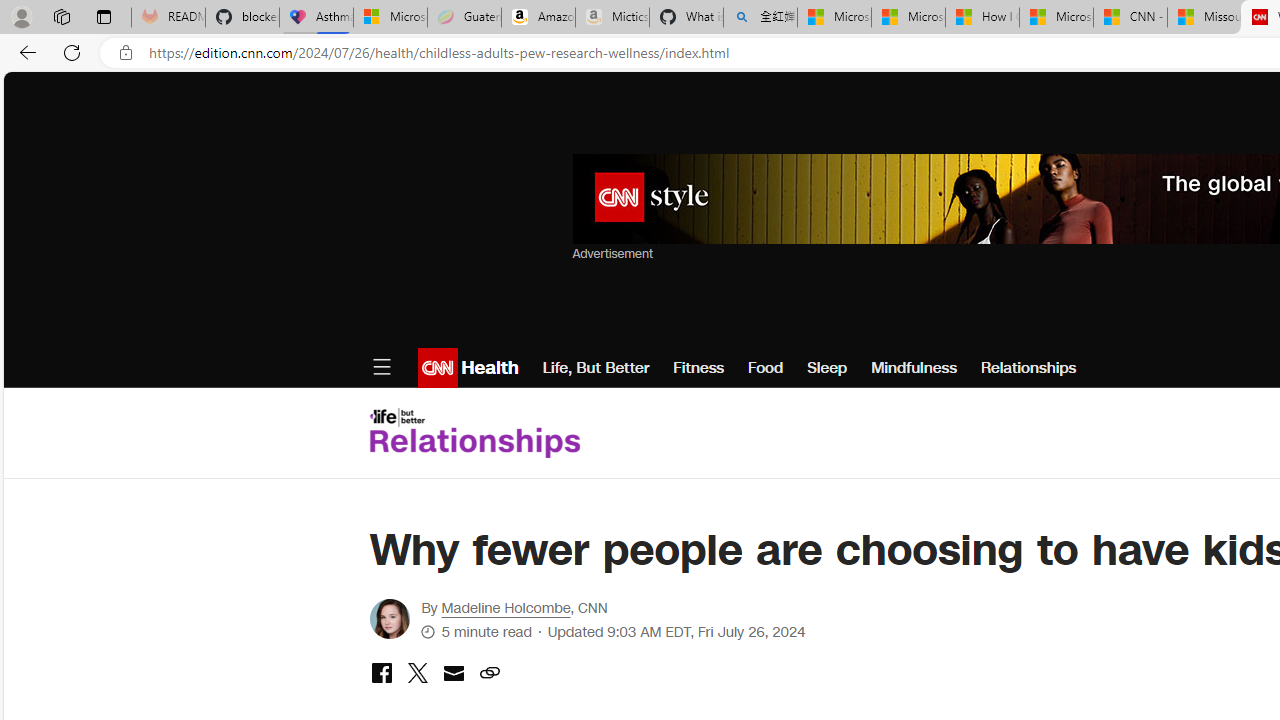 Image resolution: width=1280 pixels, height=720 pixels. I want to click on 'Open Menu Icon', so click(381, 367).